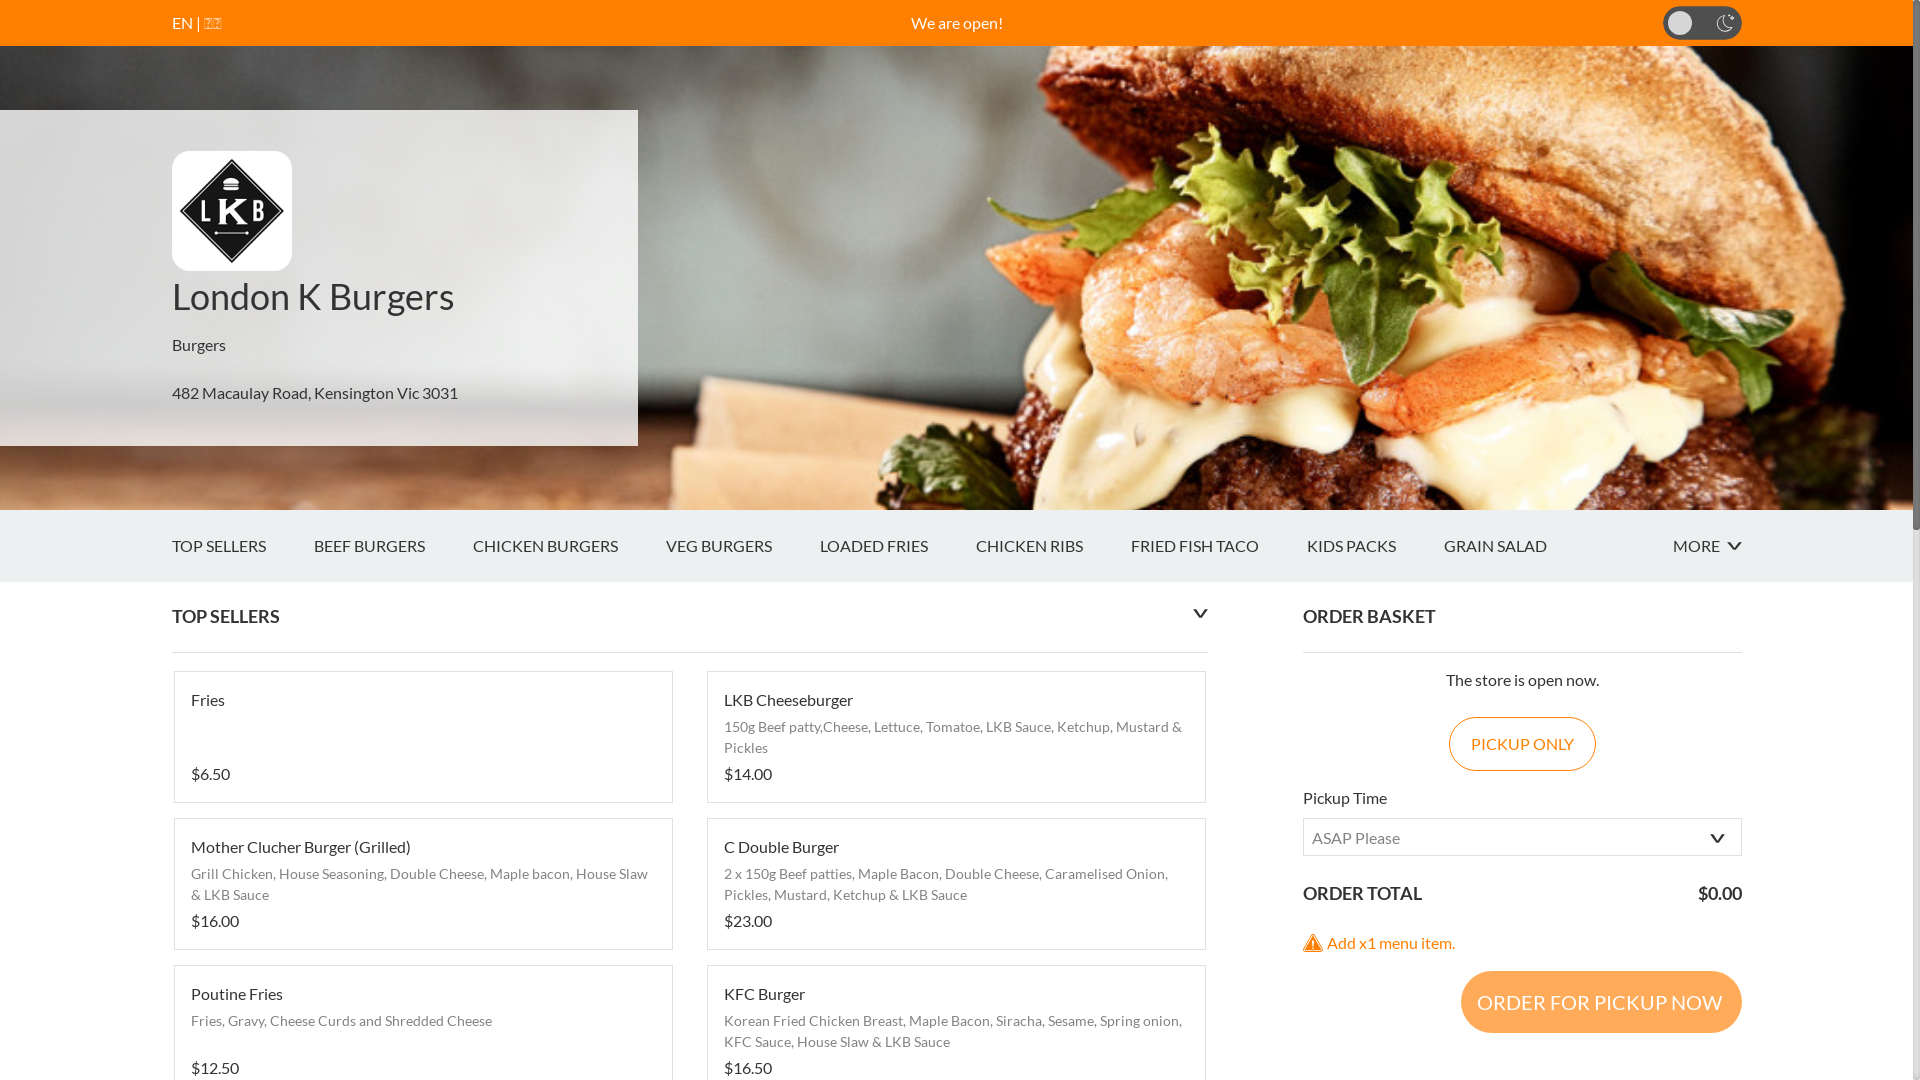 The height and width of the screenshot is (1080, 1920). Describe the element at coordinates (666, 546) in the screenshot. I see `'VEG BURGERS'` at that location.